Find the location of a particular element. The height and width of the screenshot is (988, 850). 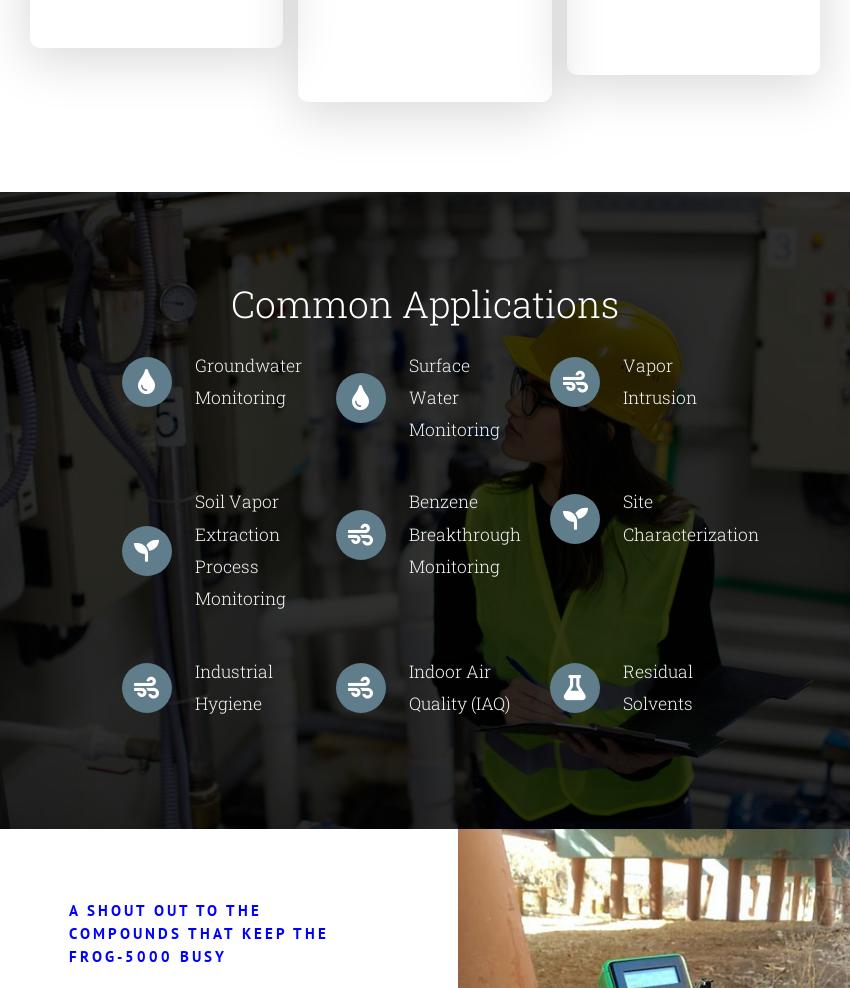

'Site Characterization' is located at coordinates (689, 516).